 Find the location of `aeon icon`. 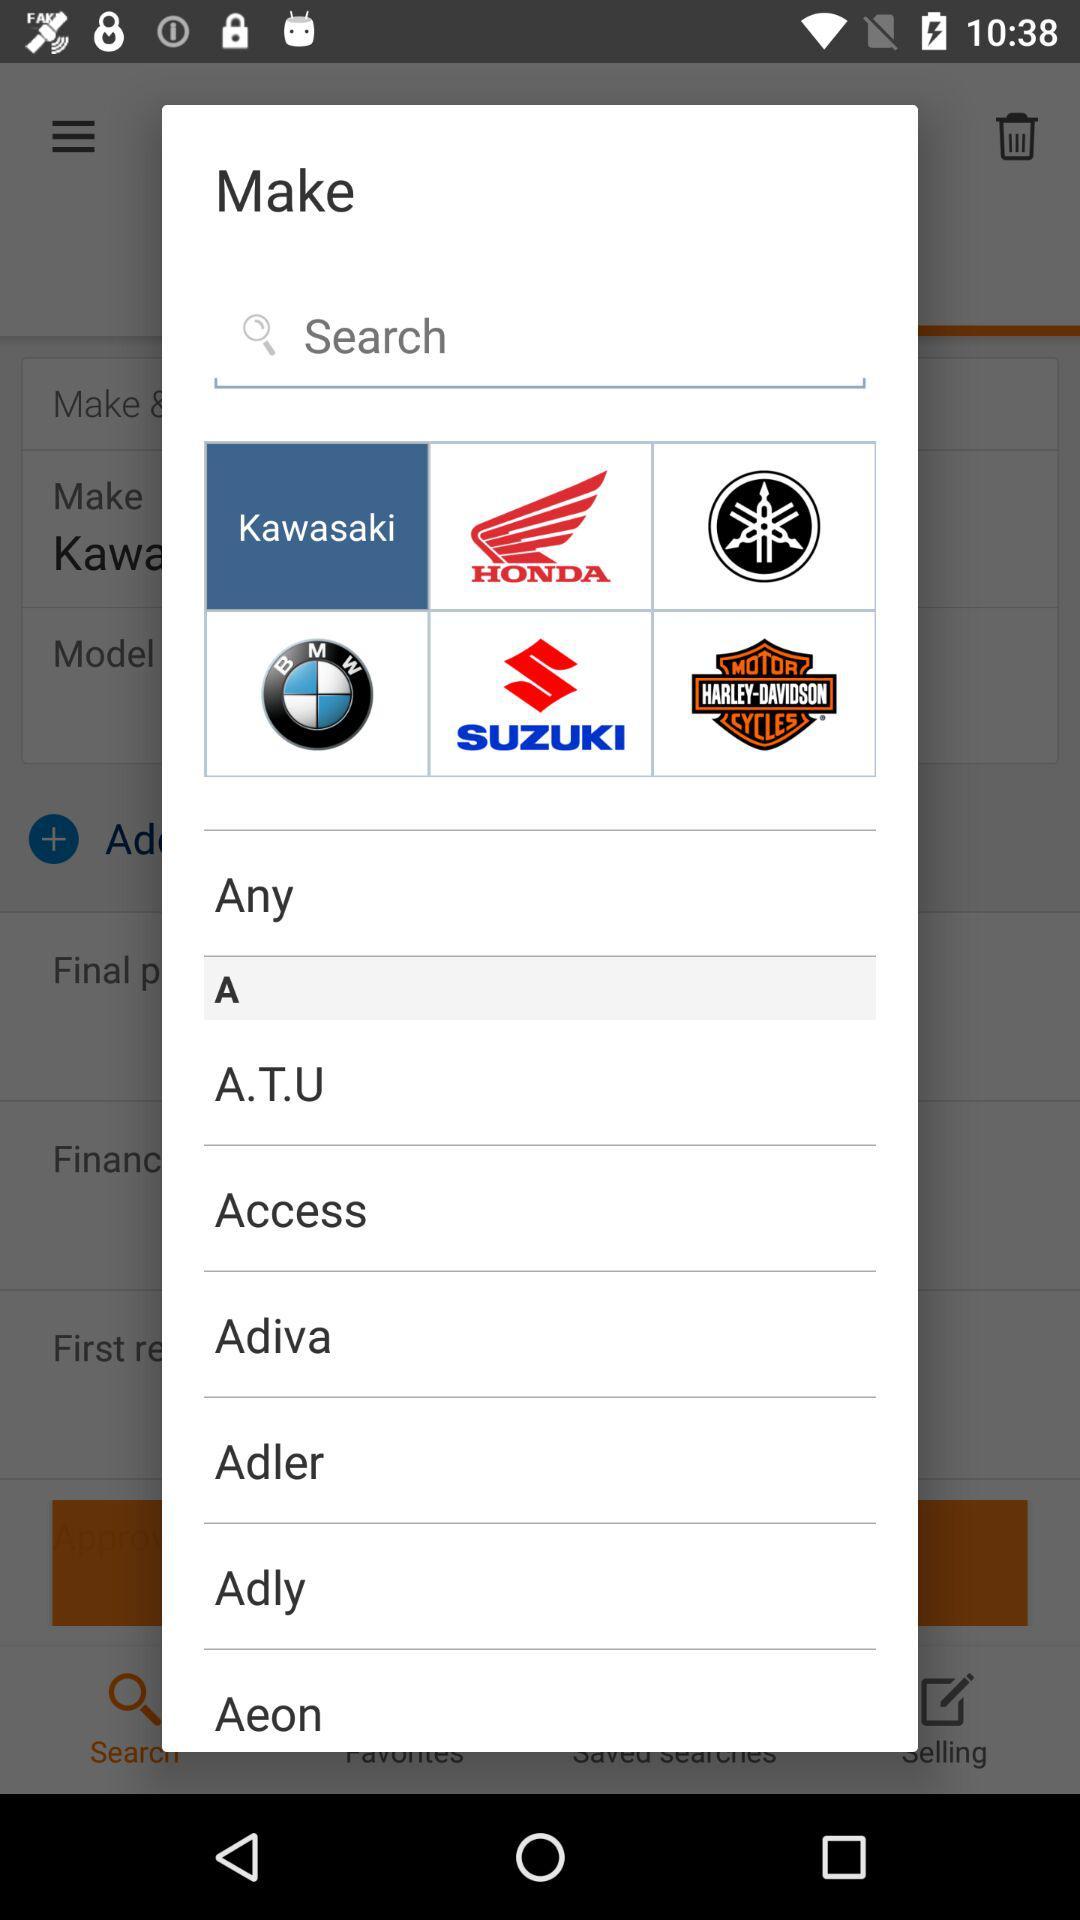

aeon icon is located at coordinates (540, 1699).